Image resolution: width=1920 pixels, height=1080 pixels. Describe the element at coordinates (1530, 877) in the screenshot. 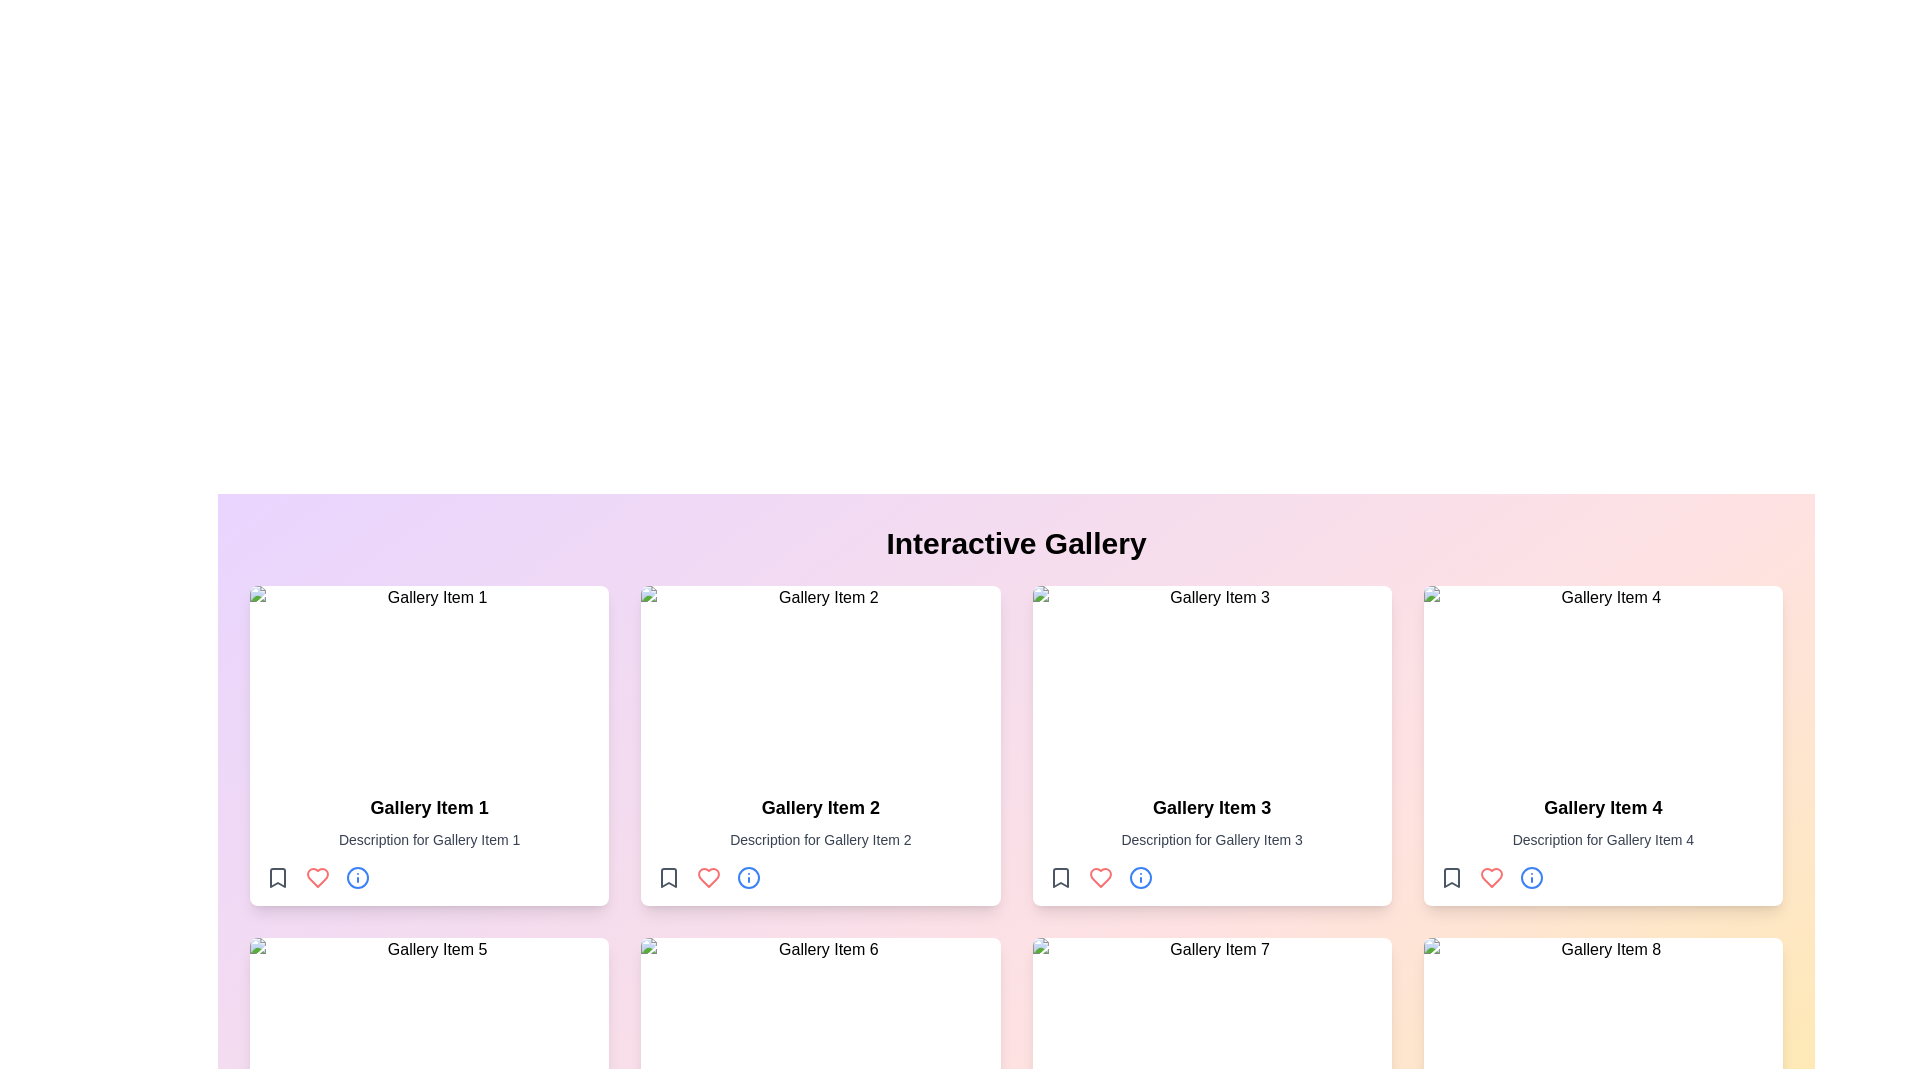

I see `the circular blue outlined information icon with an 'i' symbol located at the bottom of the fourth gallery item card` at that location.